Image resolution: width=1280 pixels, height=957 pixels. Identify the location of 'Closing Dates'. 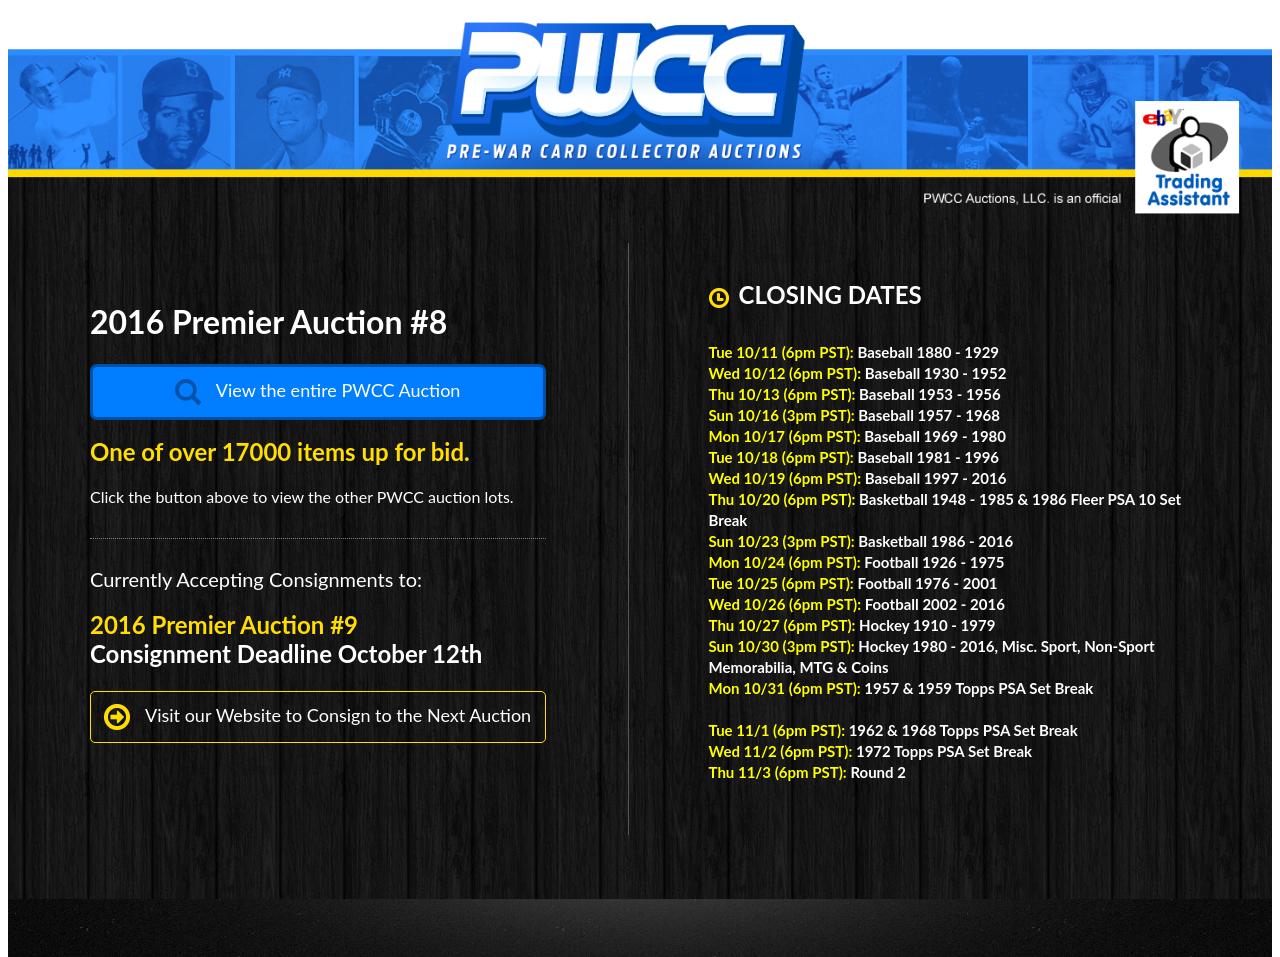
(829, 296).